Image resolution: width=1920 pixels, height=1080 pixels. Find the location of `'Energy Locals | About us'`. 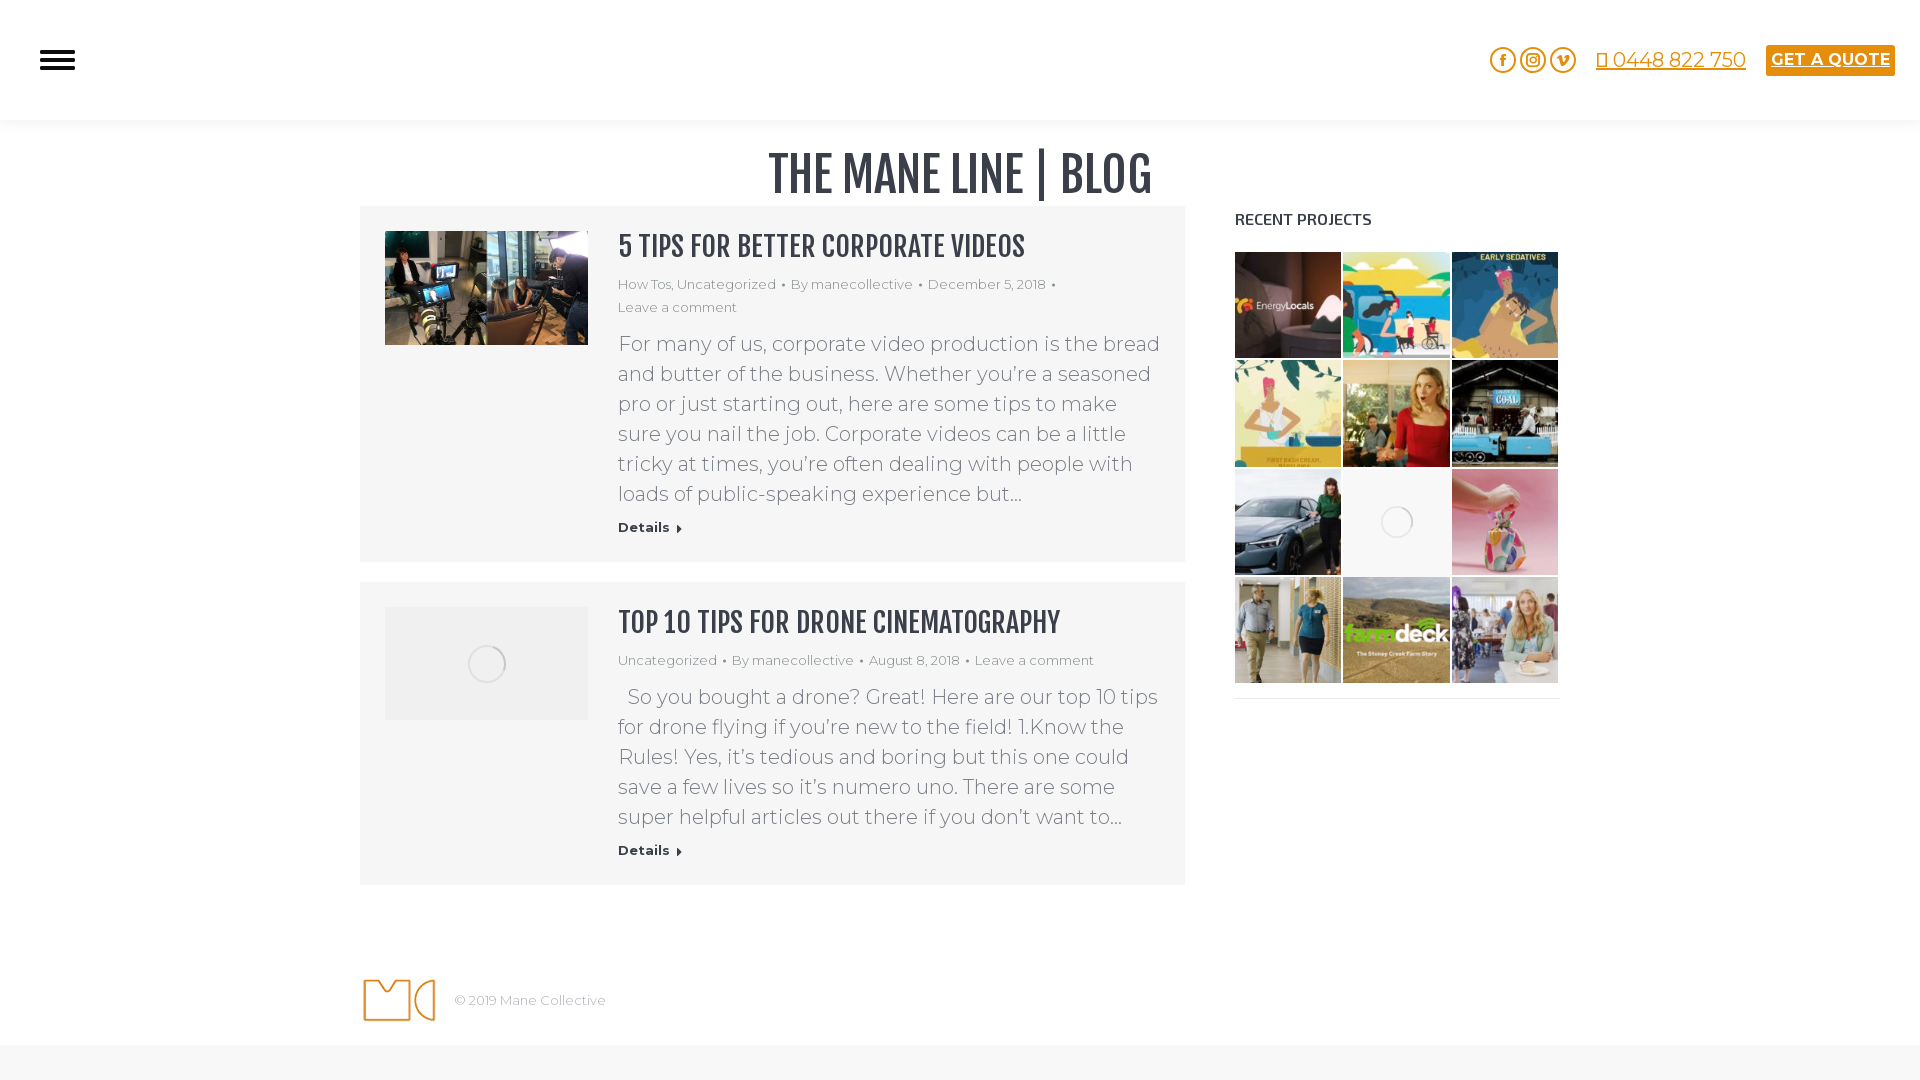

'Energy Locals | About us' is located at coordinates (1289, 305).